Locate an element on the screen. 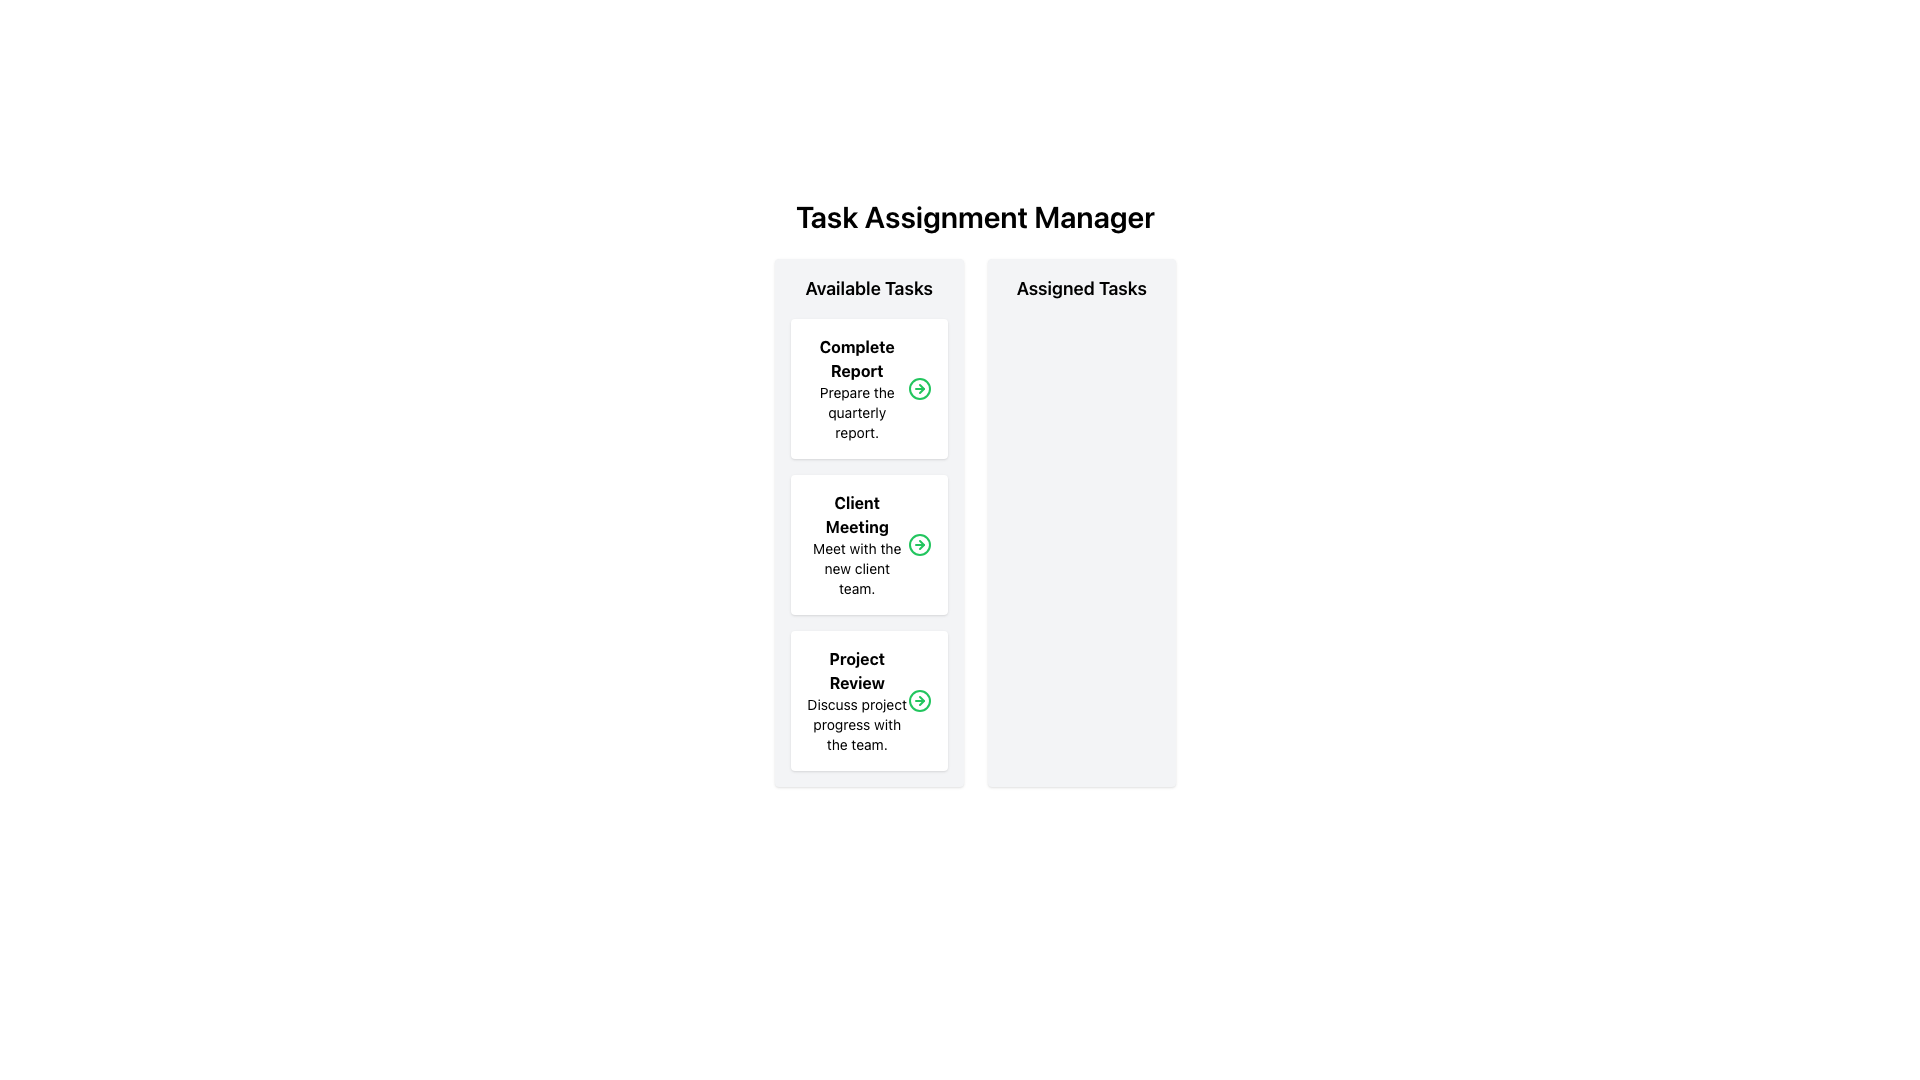  the interactive icon located at the right end of the 'Complete Report' card is located at coordinates (918, 389).